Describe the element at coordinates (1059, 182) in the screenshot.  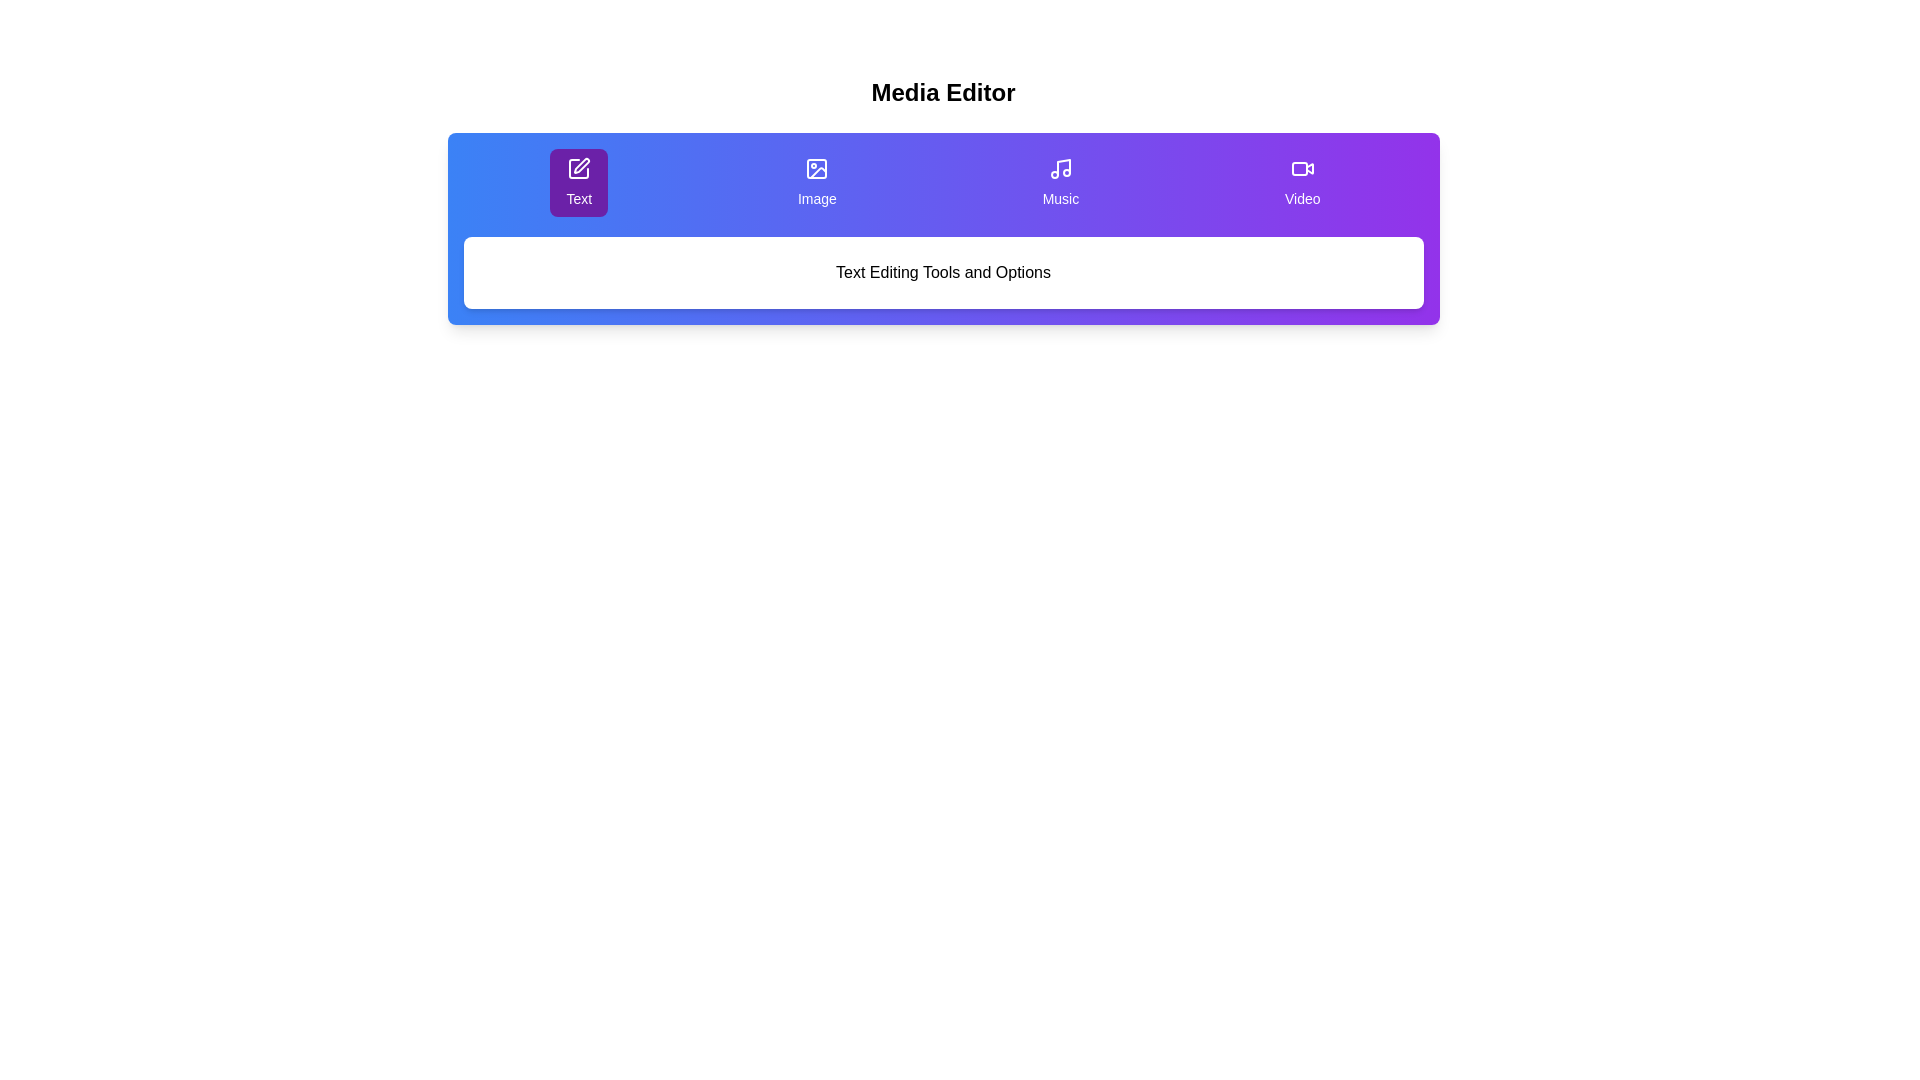
I see `the 'Music' navigation button, which is the third button in a horizontal group labeled 'Text', 'Image', 'Music', and 'Video'` at that location.